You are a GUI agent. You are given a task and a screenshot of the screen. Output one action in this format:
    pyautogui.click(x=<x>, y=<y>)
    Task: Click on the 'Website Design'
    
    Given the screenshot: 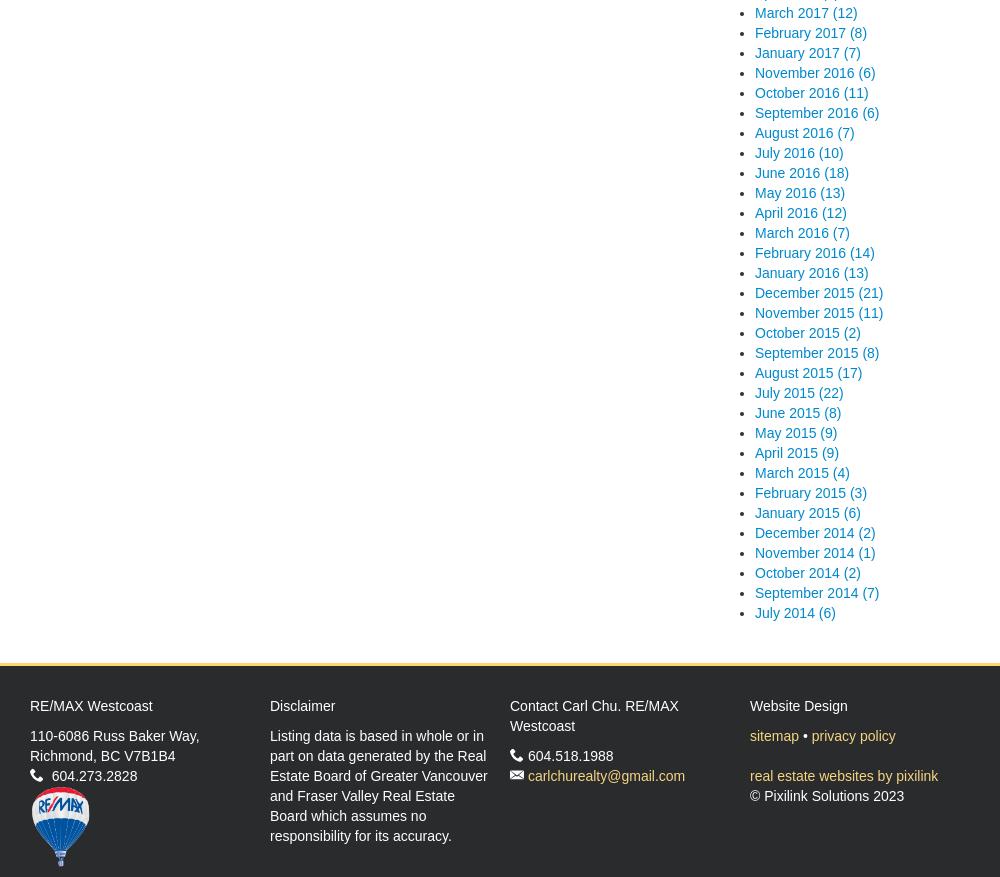 What is the action you would take?
    pyautogui.click(x=798, y=704)
    